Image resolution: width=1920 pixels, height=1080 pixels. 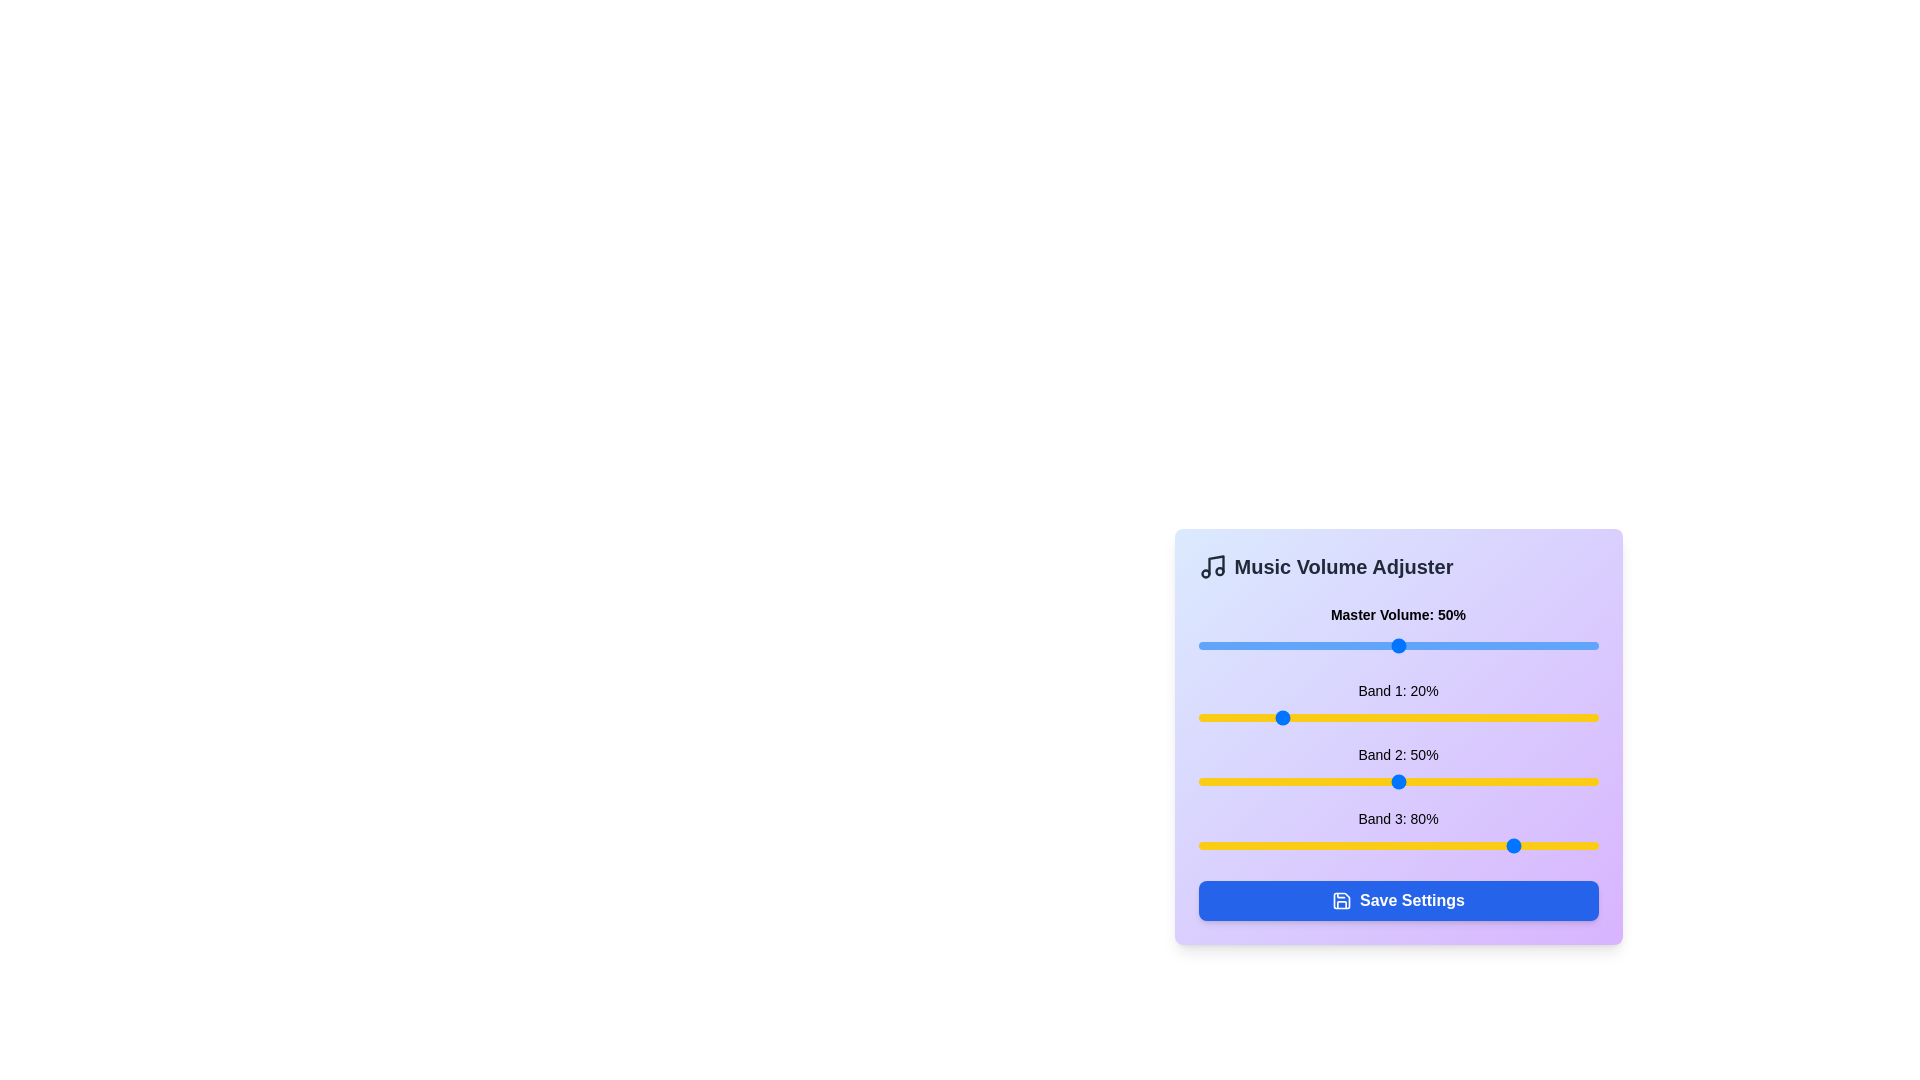 What do you see at coordinates (1397, 845) in the screenshot?
I see `Band 3 slider` at bounding box center [1397, 845].